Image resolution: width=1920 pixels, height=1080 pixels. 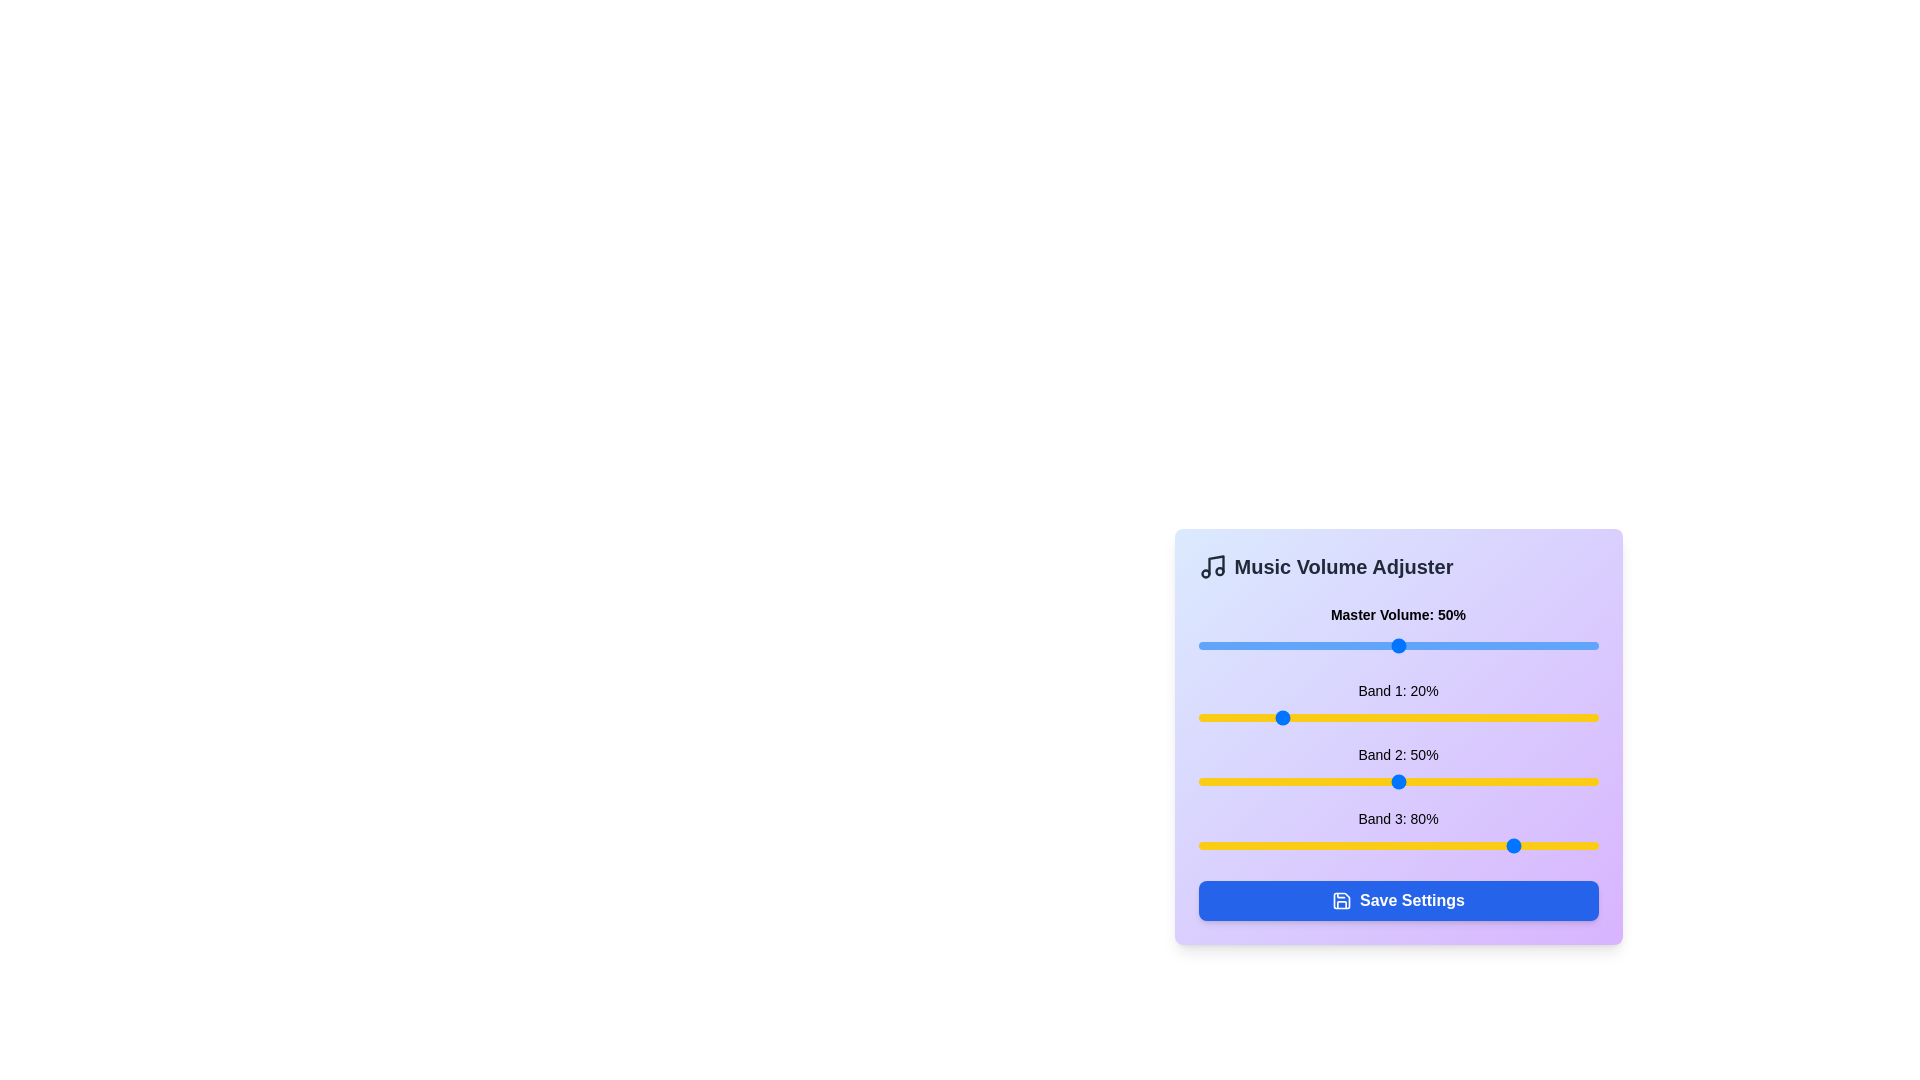 What do you see at coordinates (1397, 845) in the screenshot?
I see `Band 3 slider` at bounding box center [1397, 845].